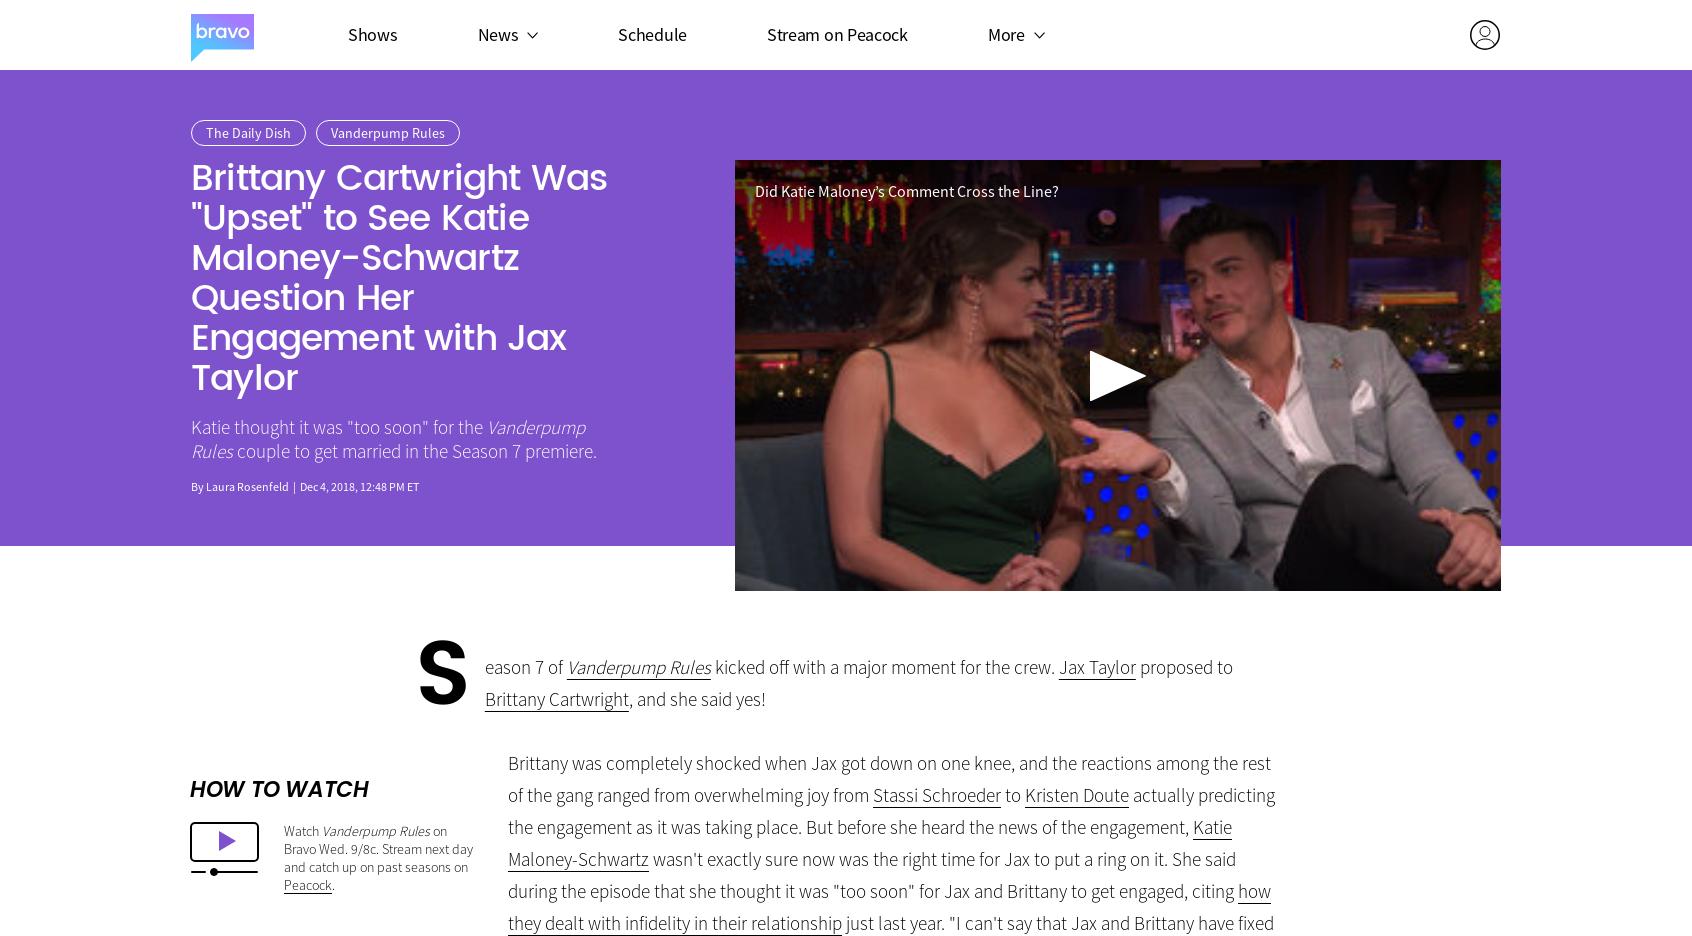 This screenshot has height=936, width=1692. What do you see at coordinates (627, 699) in the screenshot?
I see `', and she said yes!'` at bounding box center [627, 699].